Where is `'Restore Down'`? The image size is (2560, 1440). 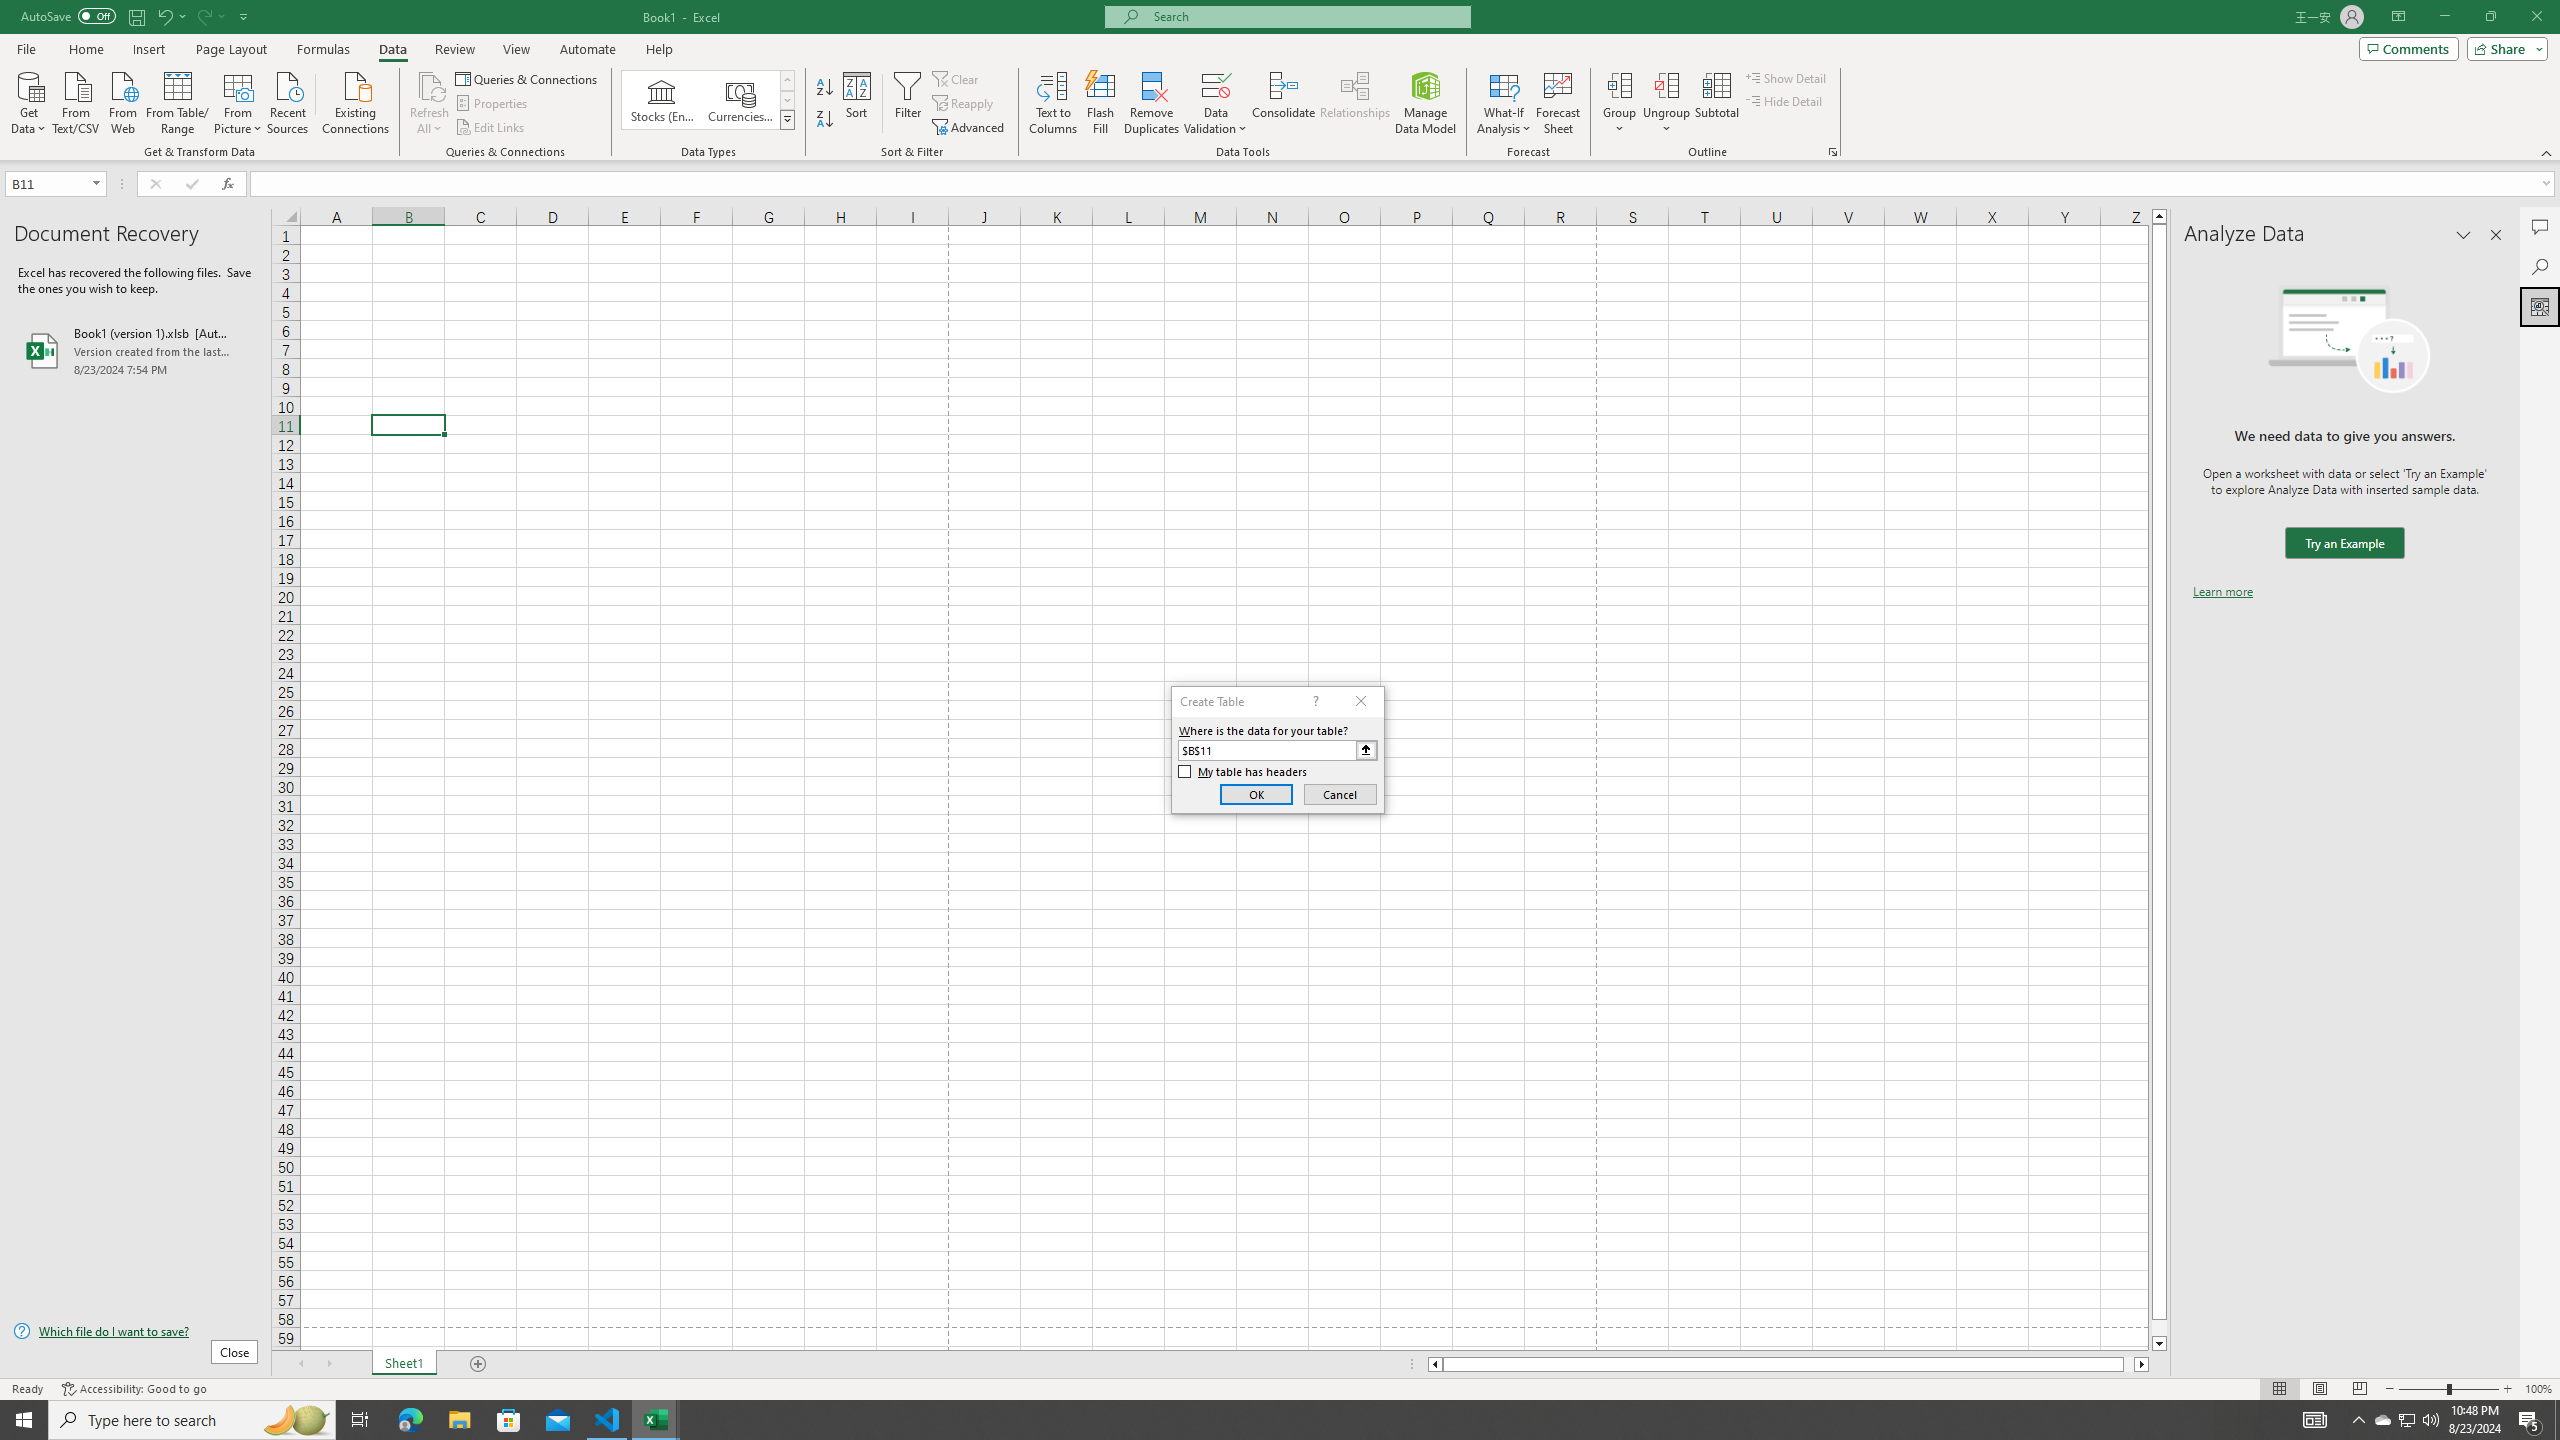 'Restore Down' is located at coordinates (2490, 16).